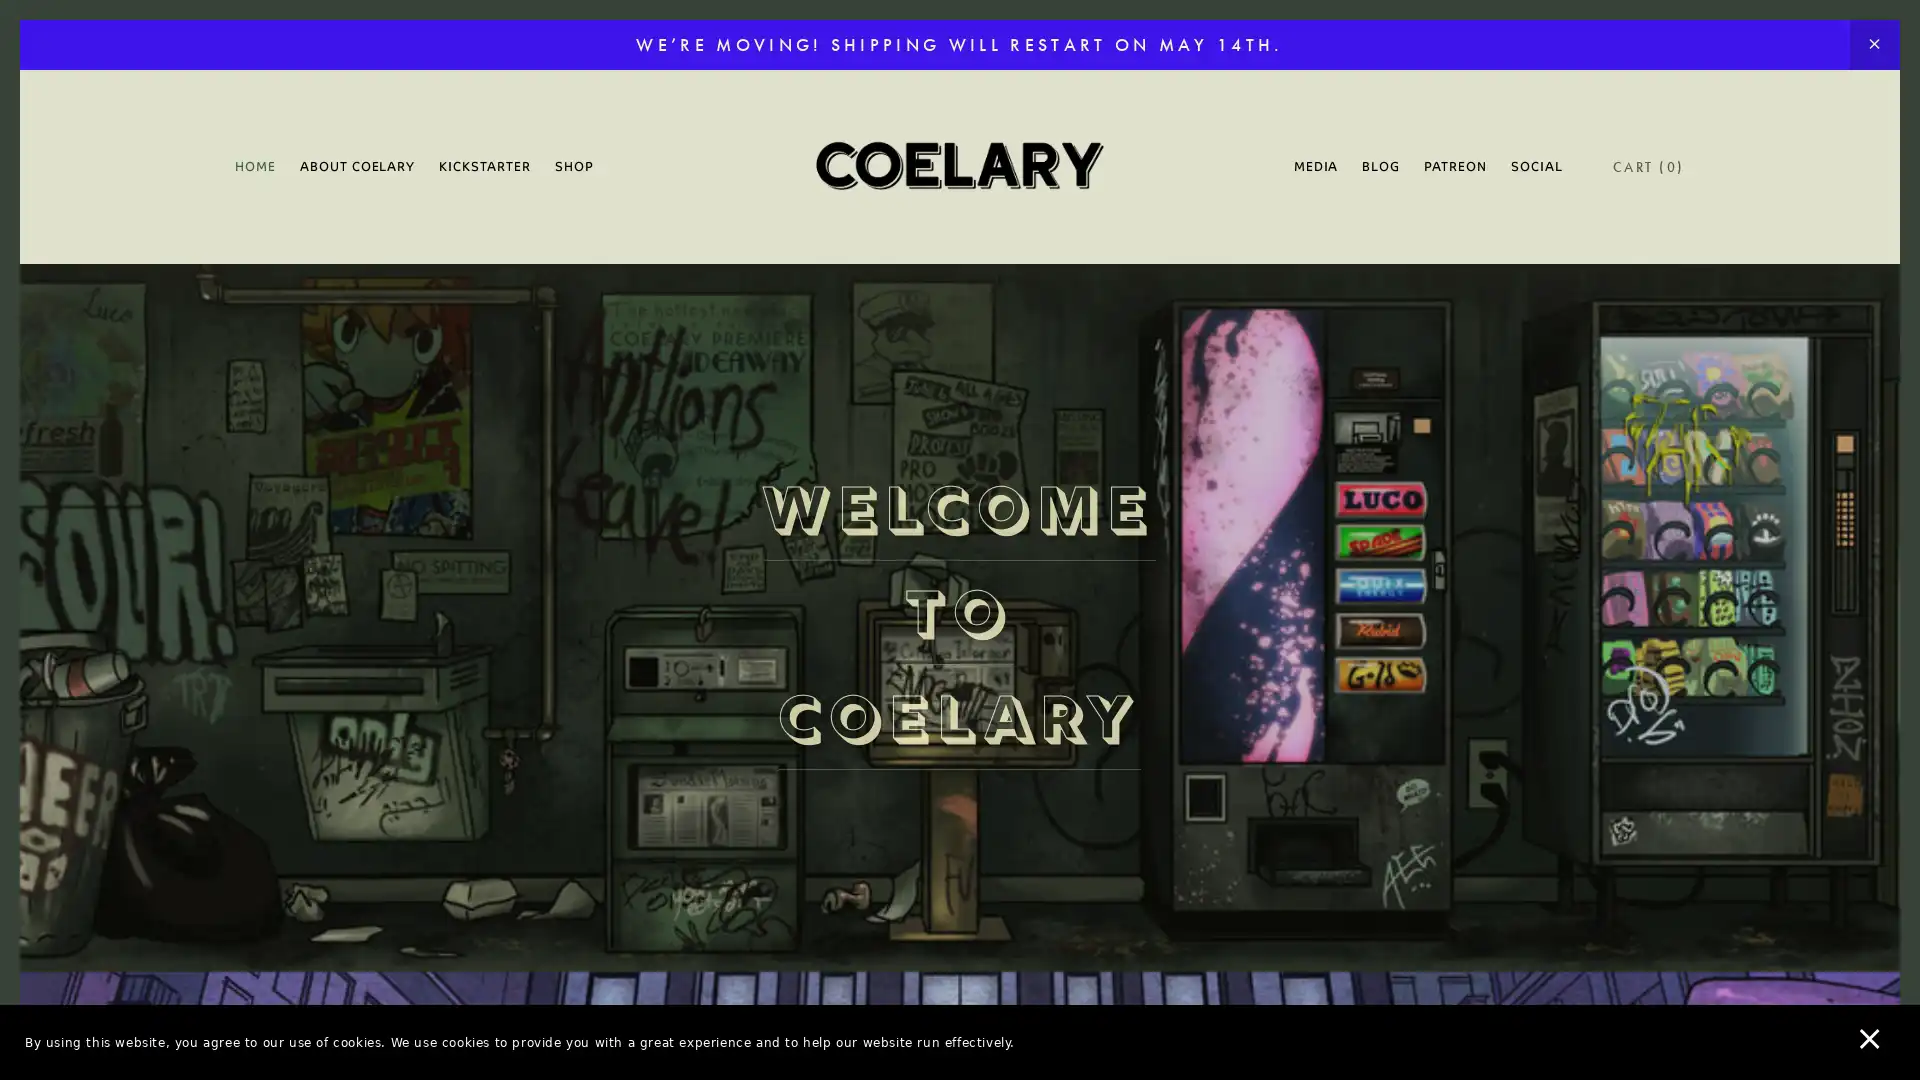 The image size is (1920, 1080). What do you see at coordinates (1147, 694) in the screenshot?
I see `Subscribe` at bounding box center [1147, 694].